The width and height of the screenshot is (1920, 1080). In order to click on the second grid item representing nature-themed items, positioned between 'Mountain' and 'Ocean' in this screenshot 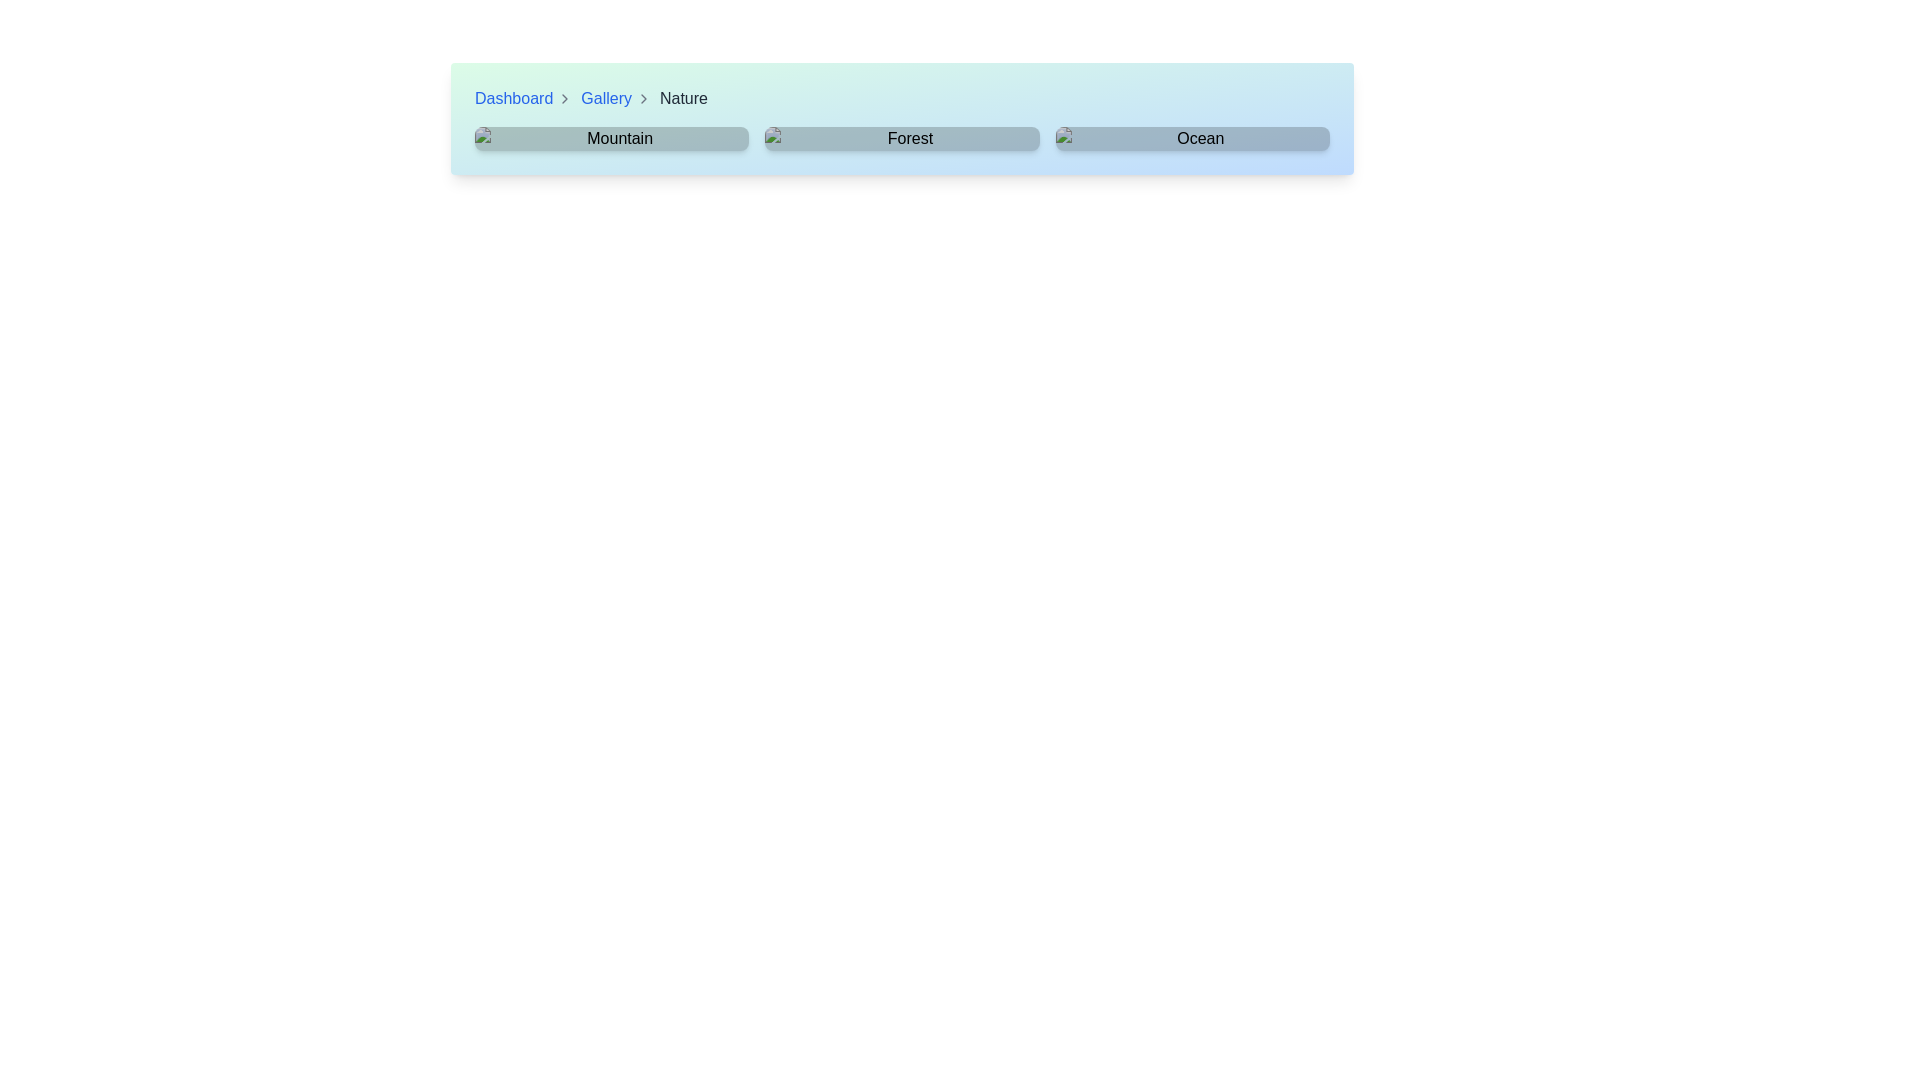, I will do `click(901, 137)`.